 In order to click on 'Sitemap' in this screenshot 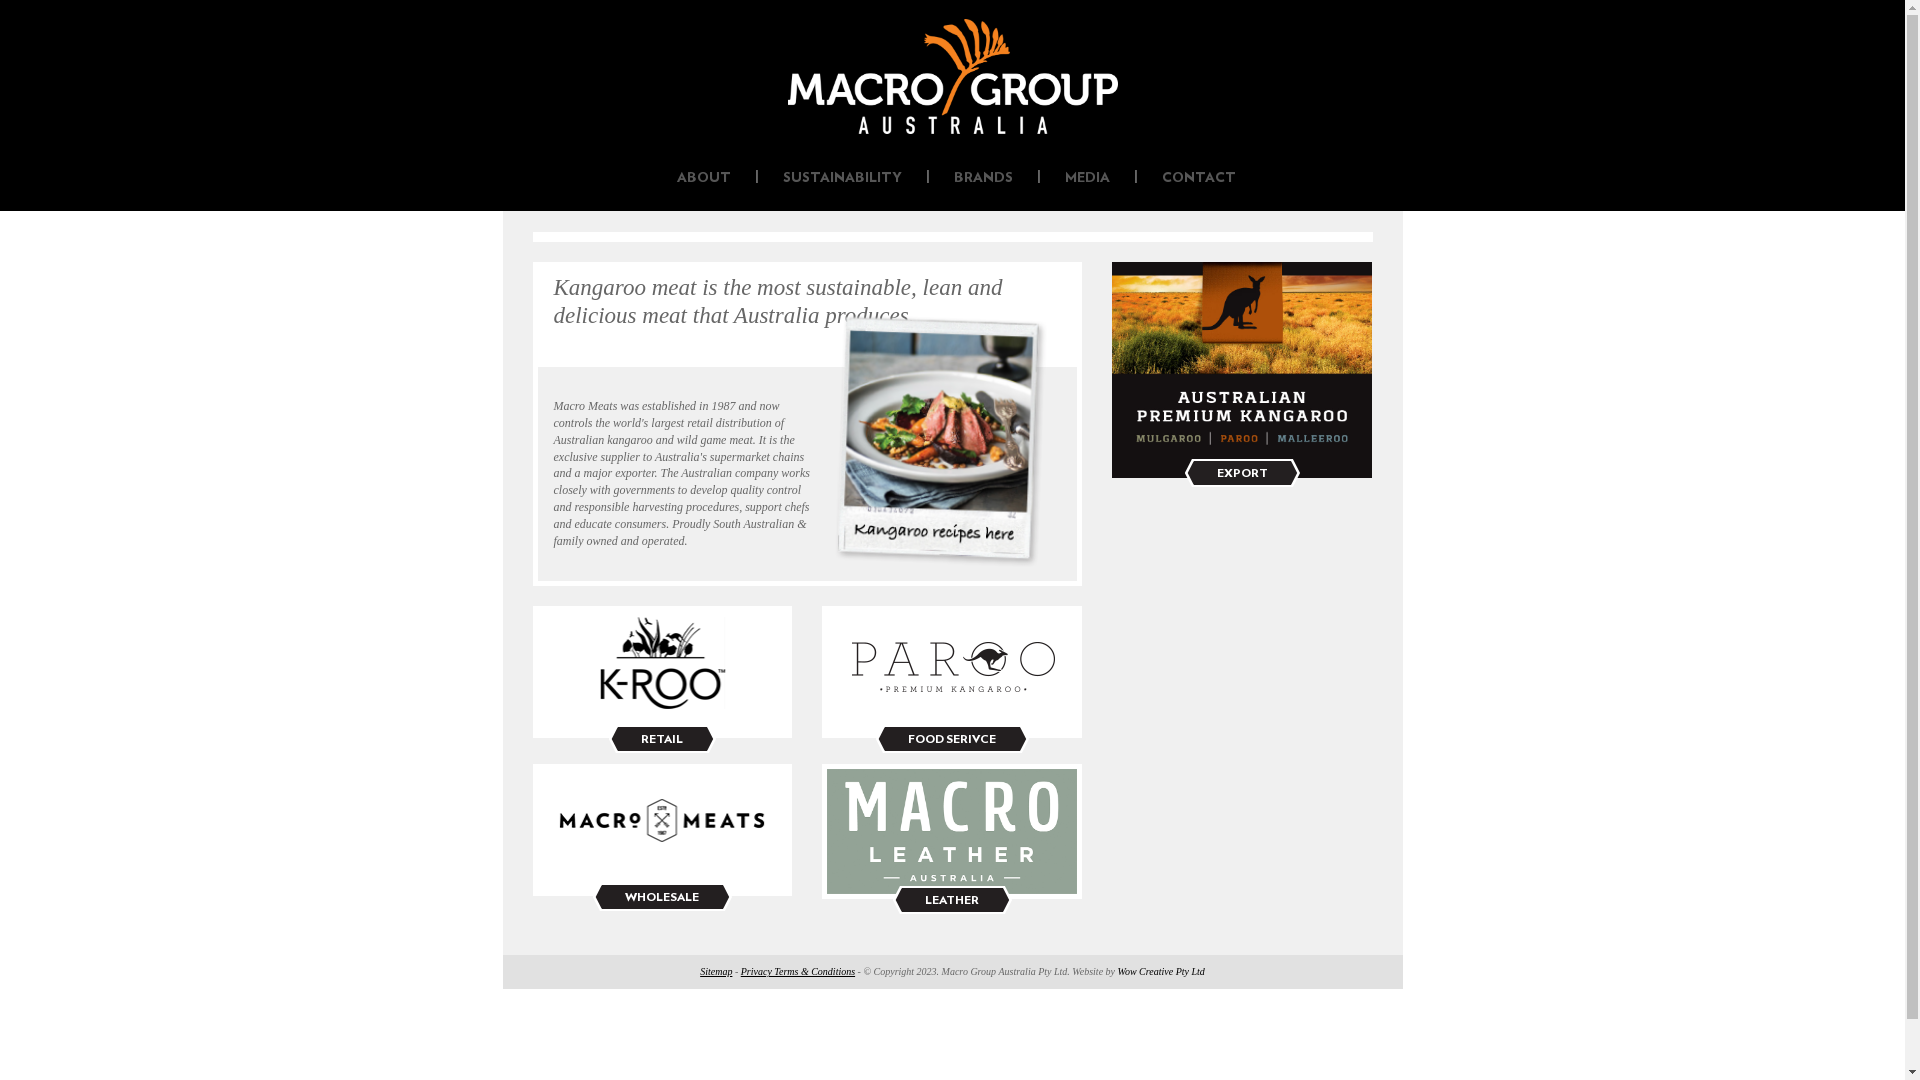, I will do `click(700, 970)`.